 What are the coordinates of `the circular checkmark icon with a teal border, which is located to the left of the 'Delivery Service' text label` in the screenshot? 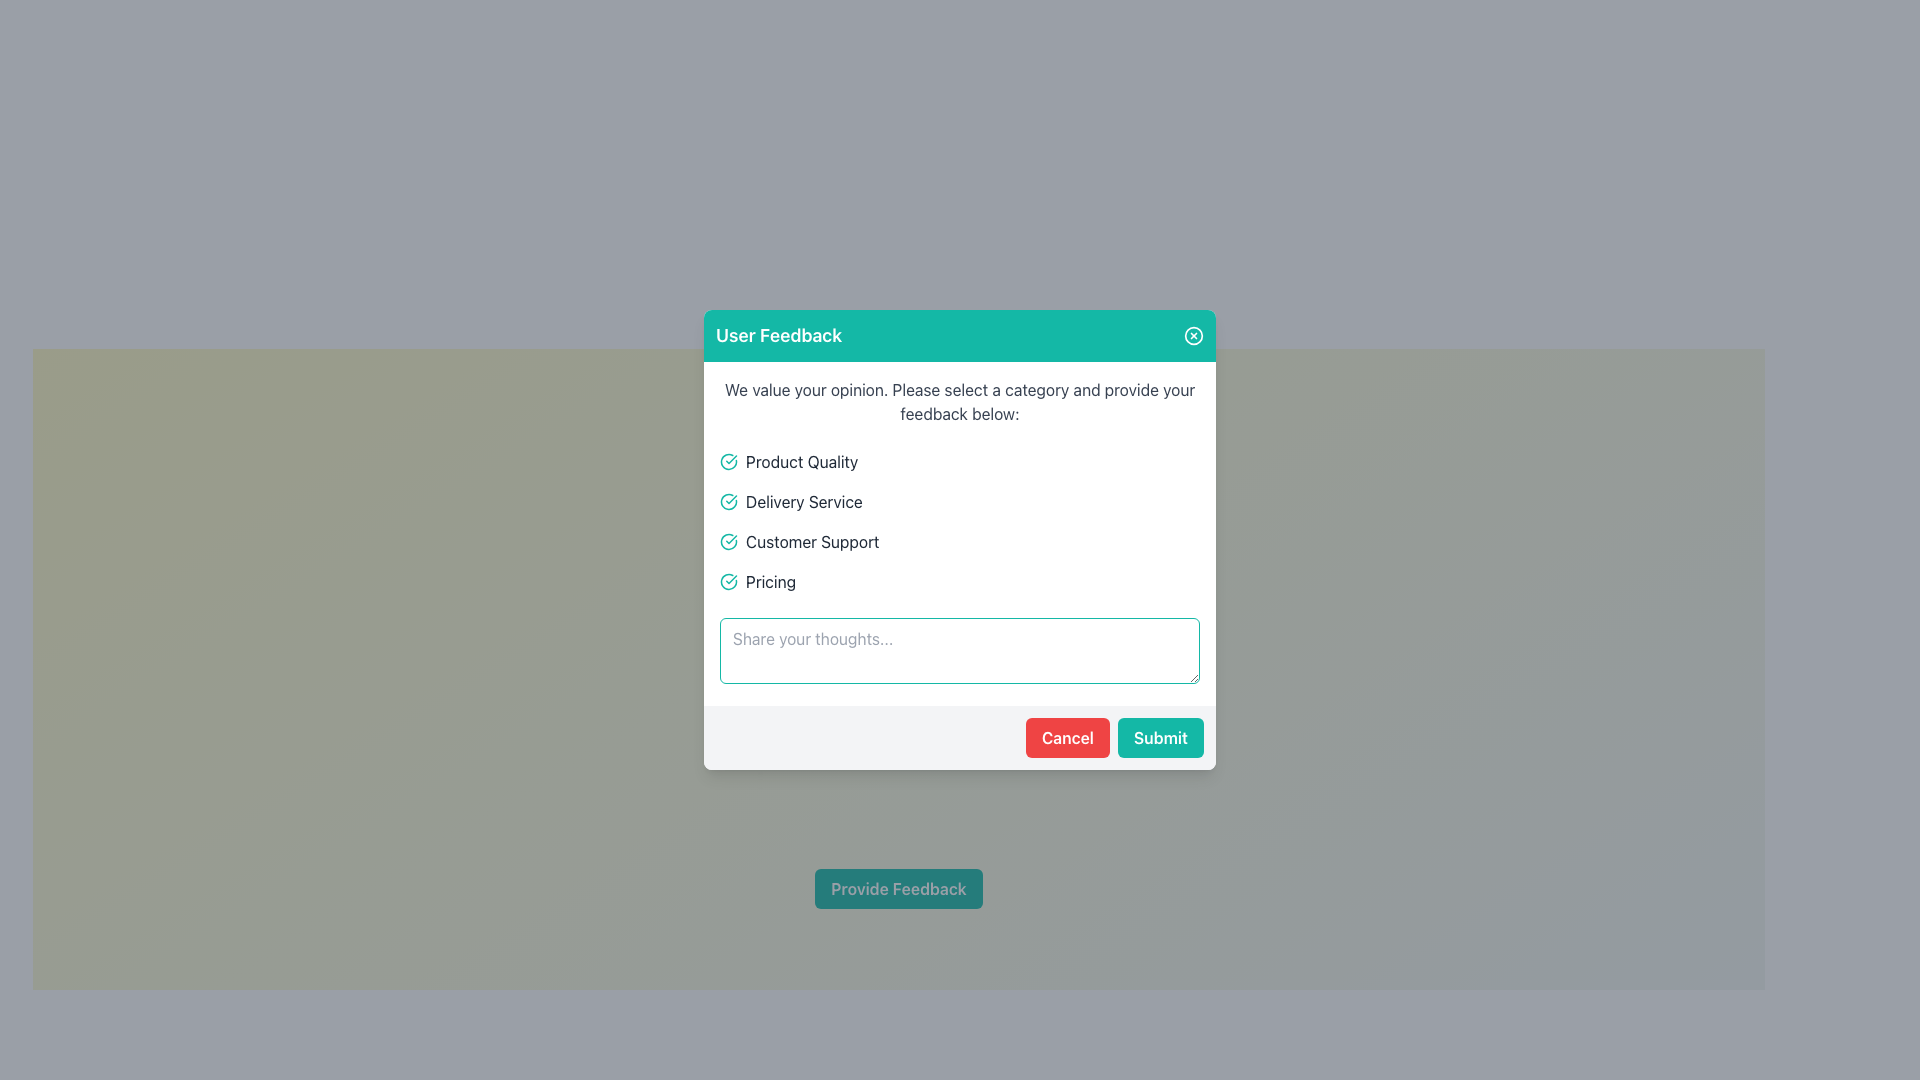 It's located at (728, 500).